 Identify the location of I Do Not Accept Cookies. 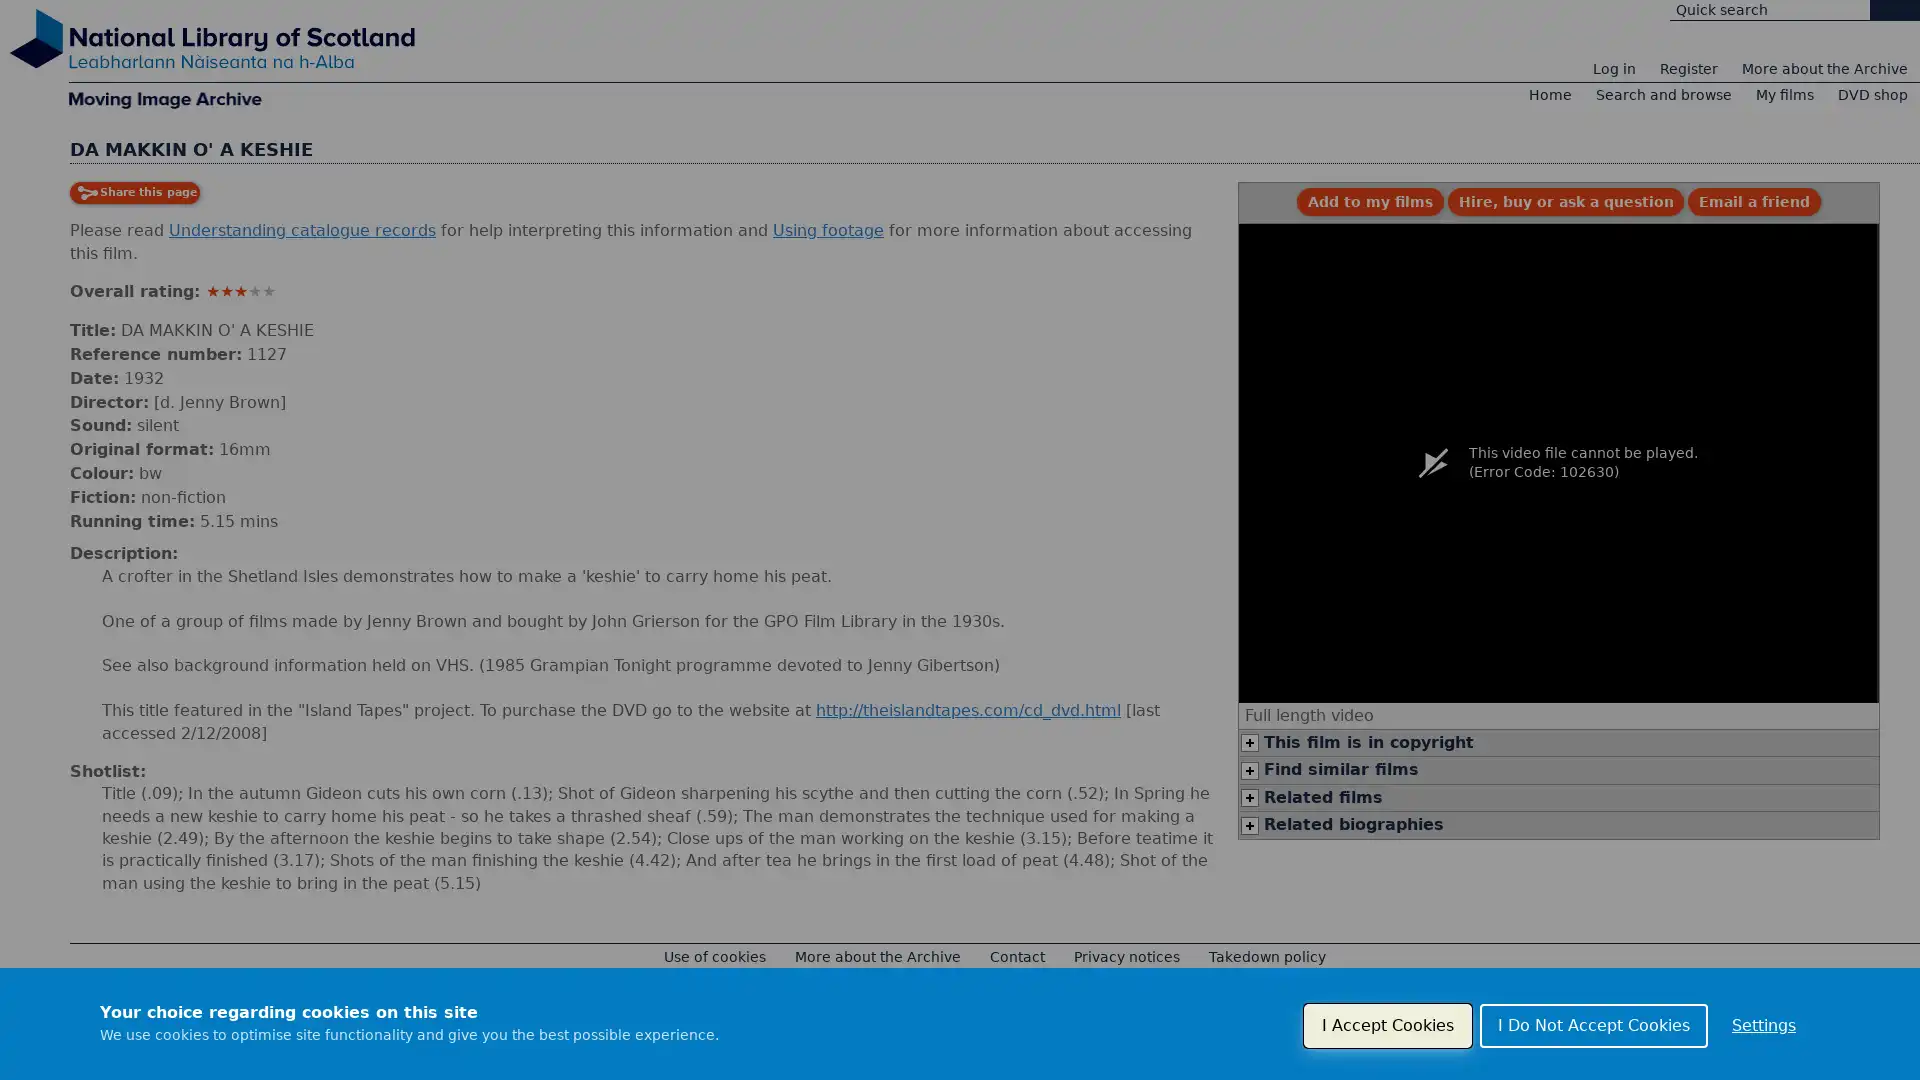
(1592, 1026).